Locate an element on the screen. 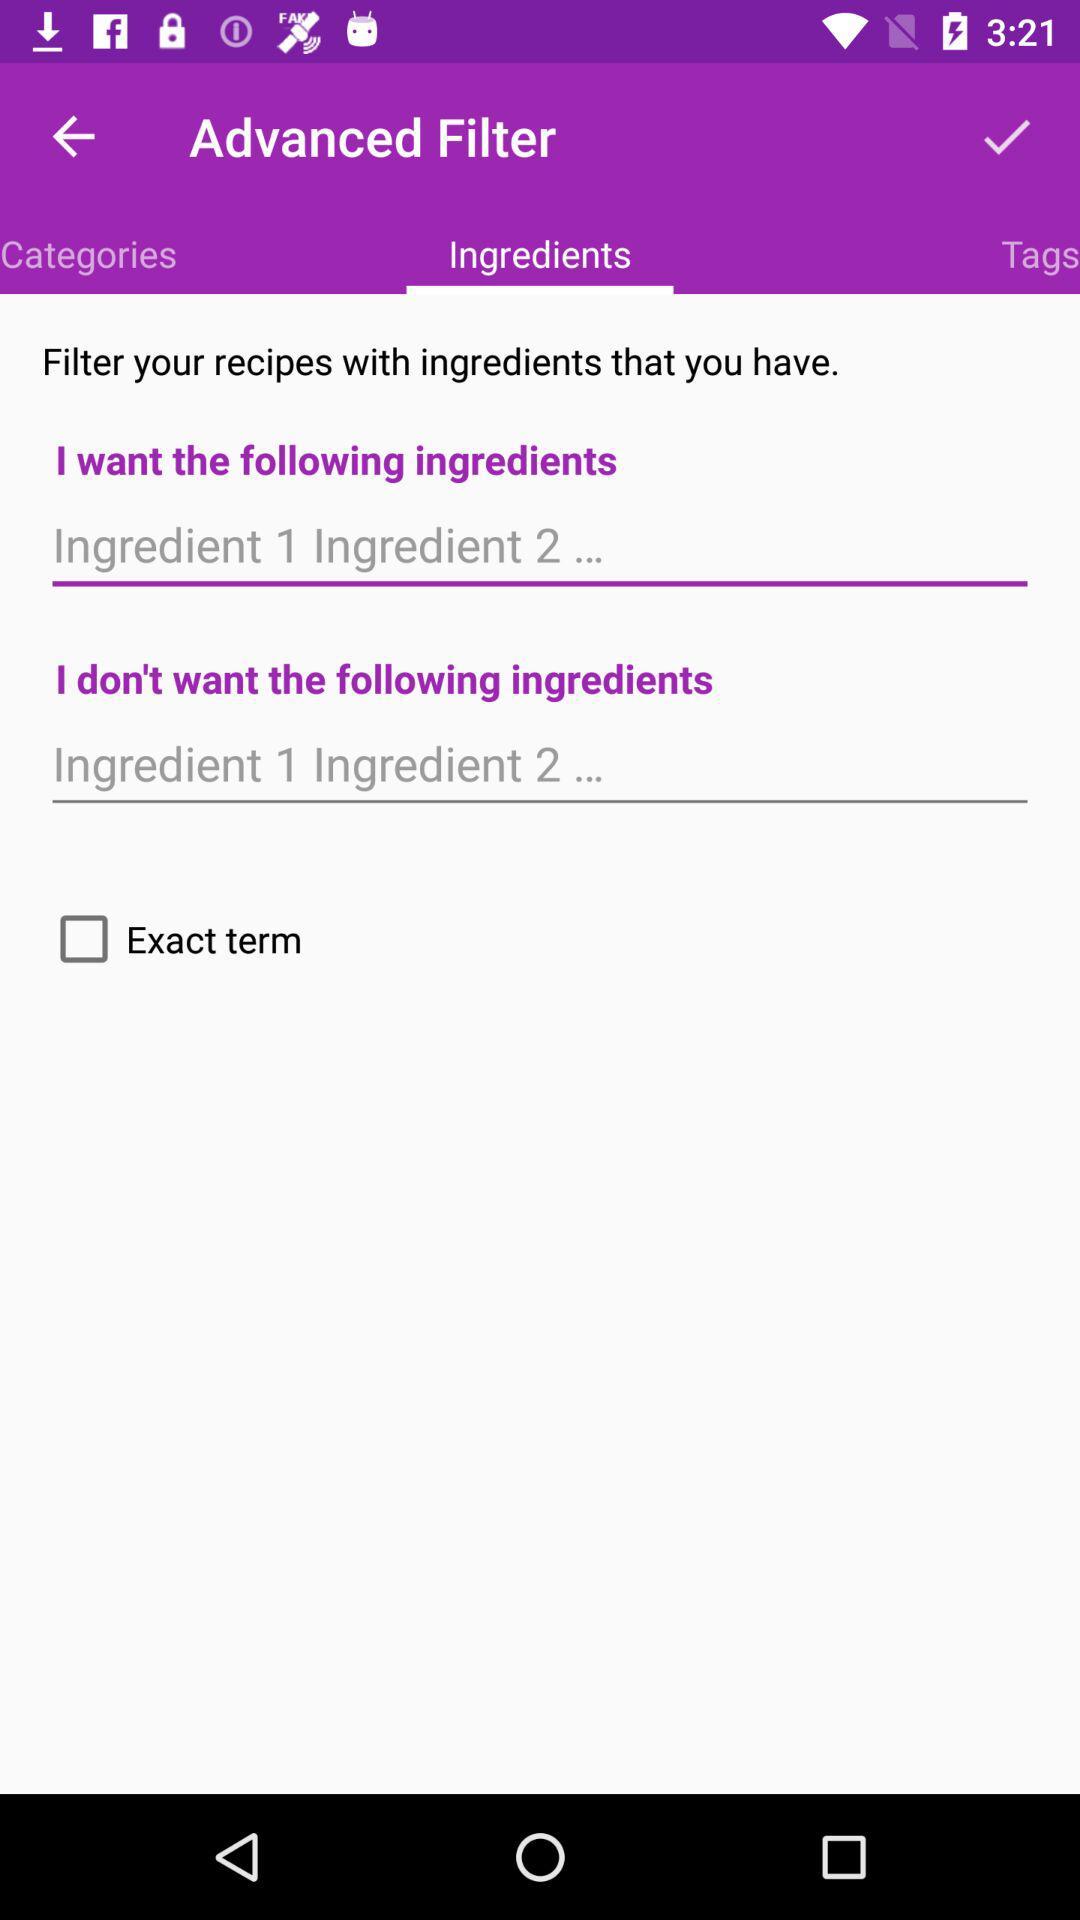 The height and width of the screenshot is (1920, 1080). the categories icon is located at coordinates (87, 252).